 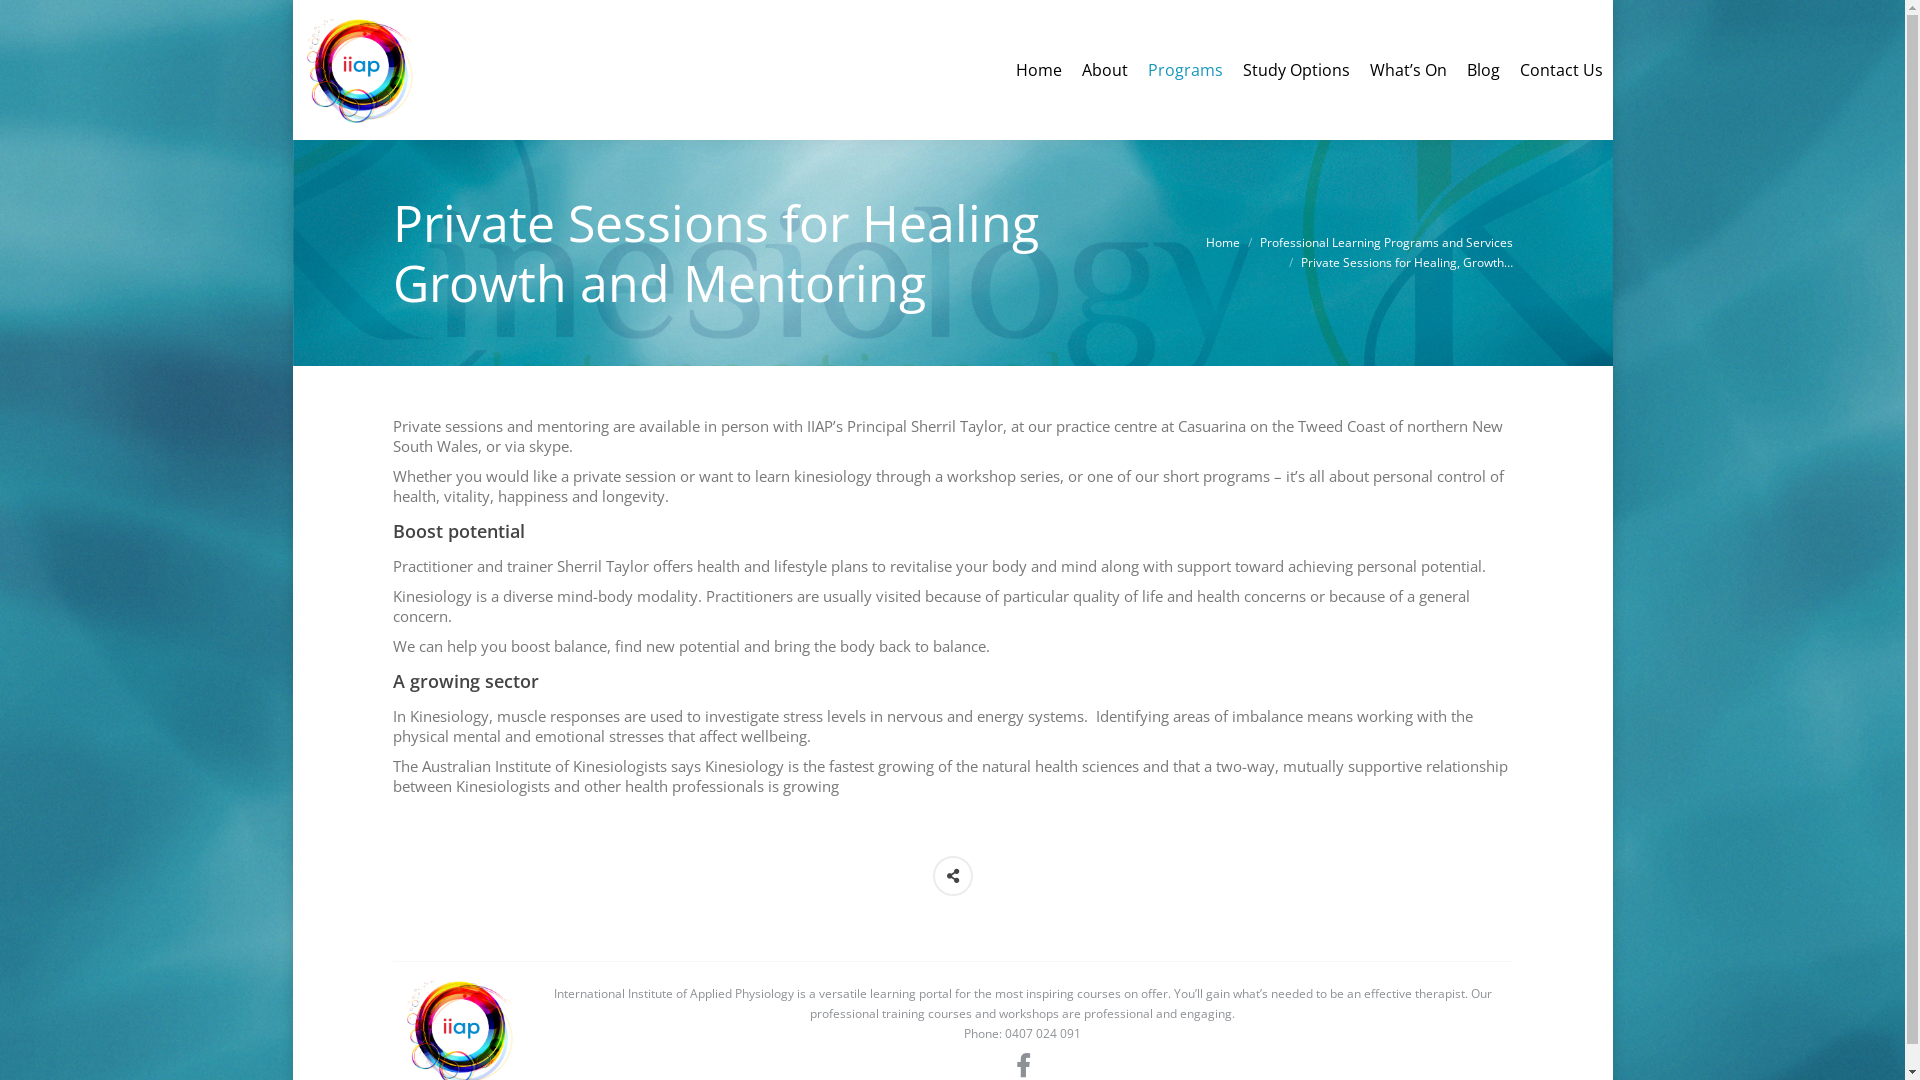 I want to click on 'Programs', so click(x=1185, y=68).